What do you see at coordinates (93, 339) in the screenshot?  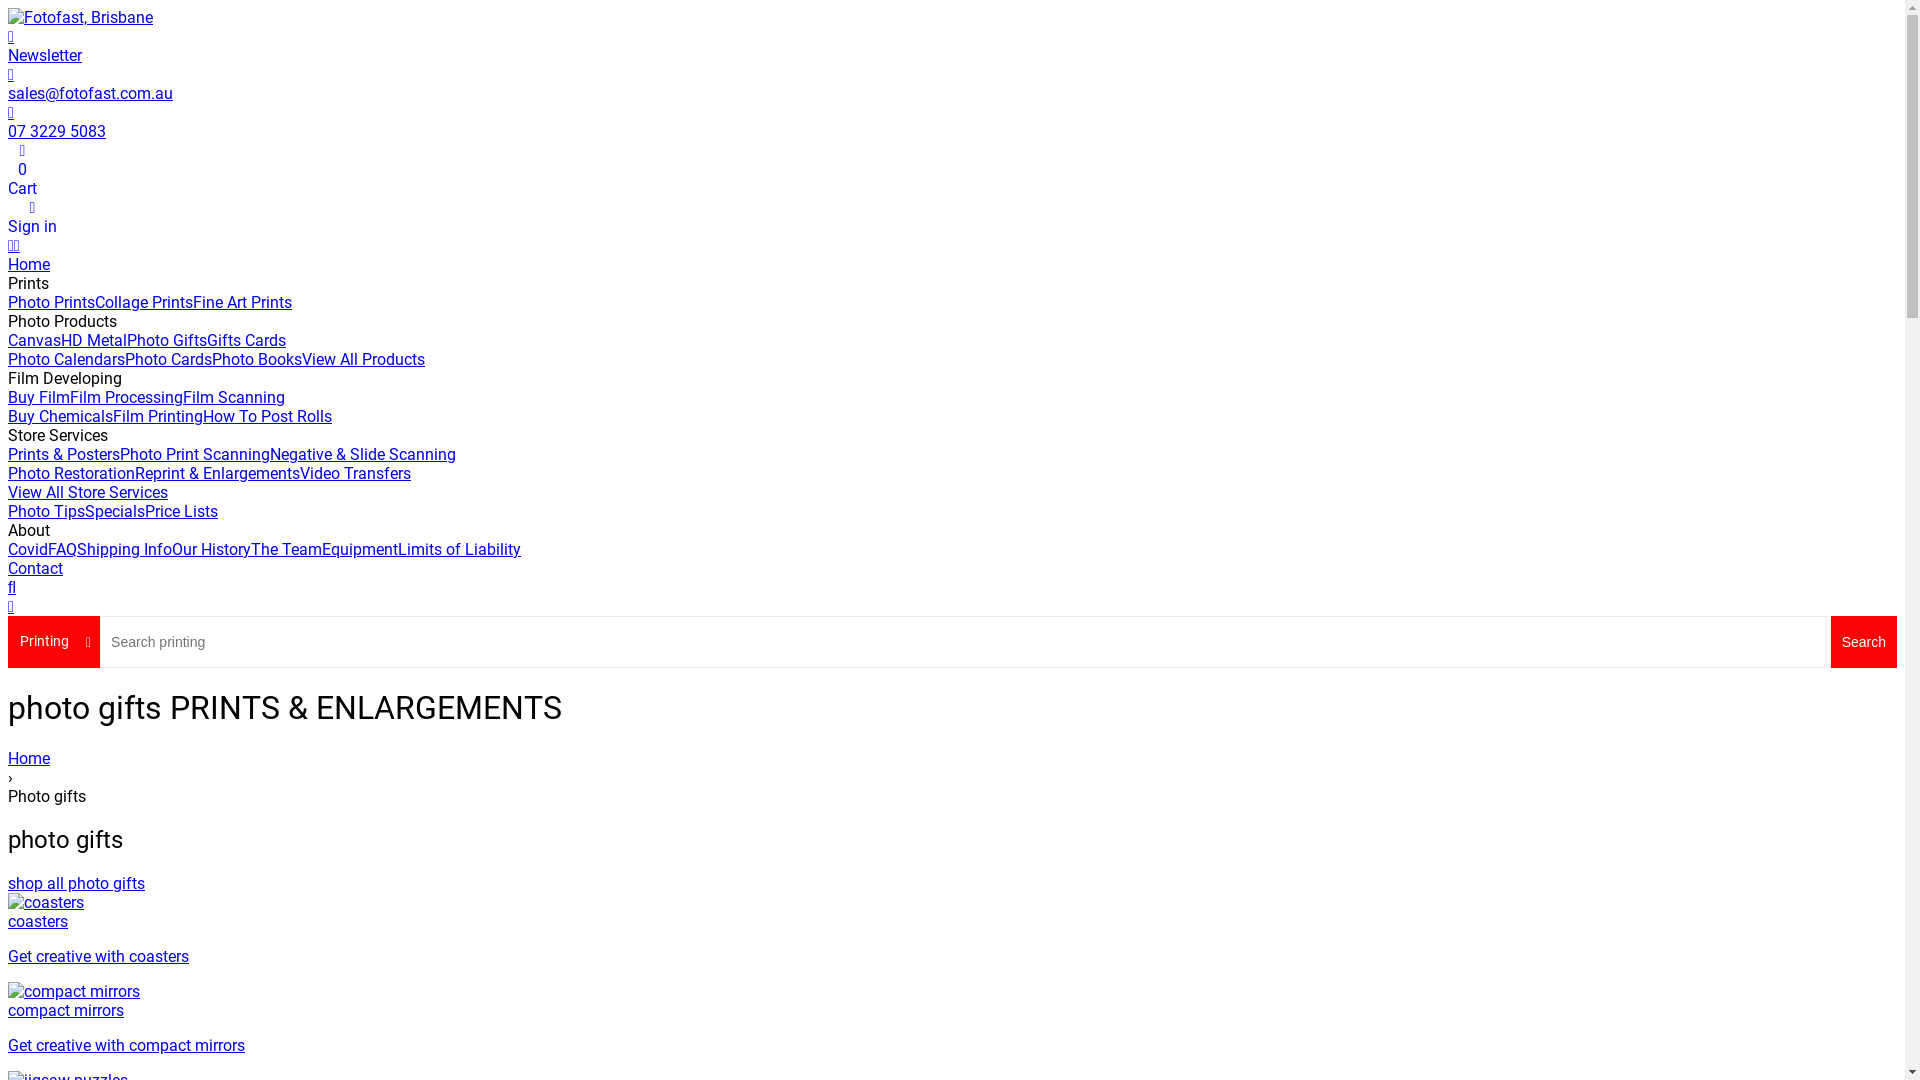 I see `'HD Metal'` at bounding box center [93, 339].